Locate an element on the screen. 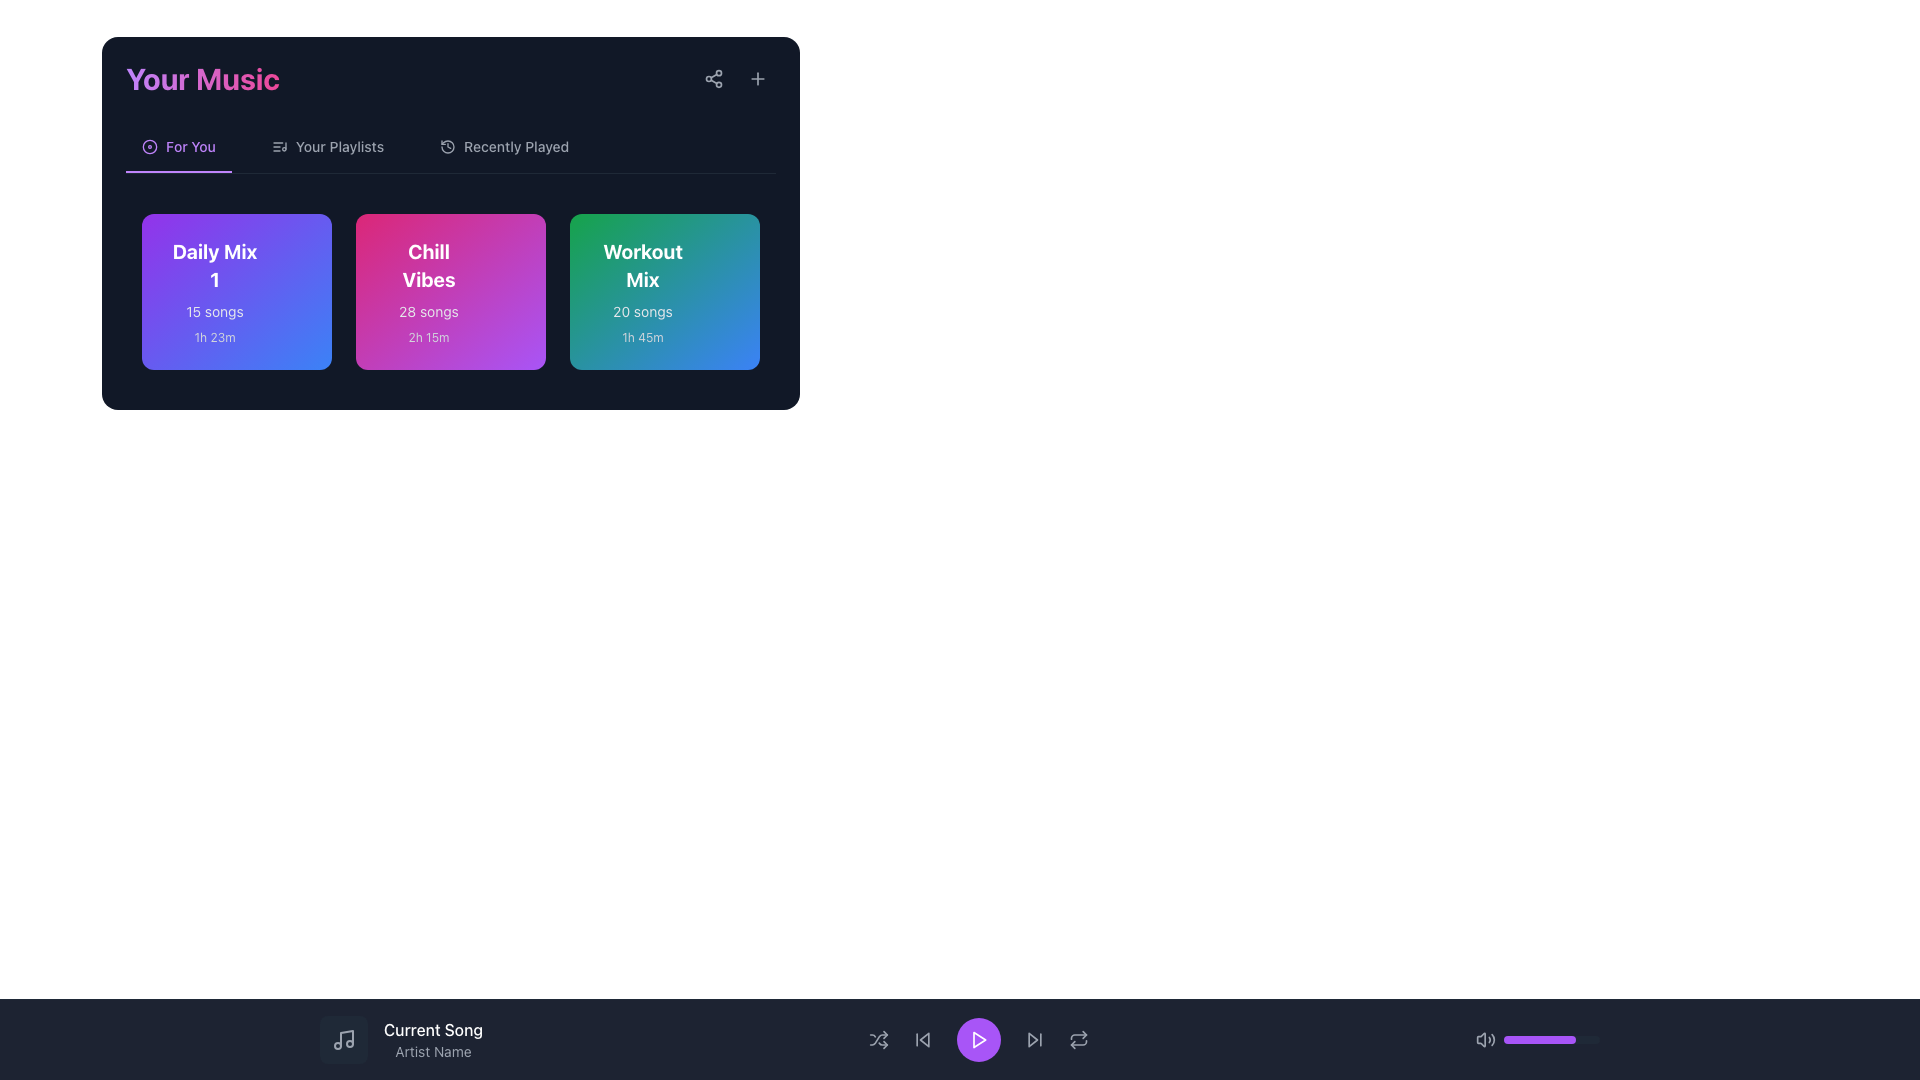 The width and height of the screenshot is (1920, 1080). the 'Your Playlists' tab, which is the second tab in the navigation bar is located at coordinates (327, 153).